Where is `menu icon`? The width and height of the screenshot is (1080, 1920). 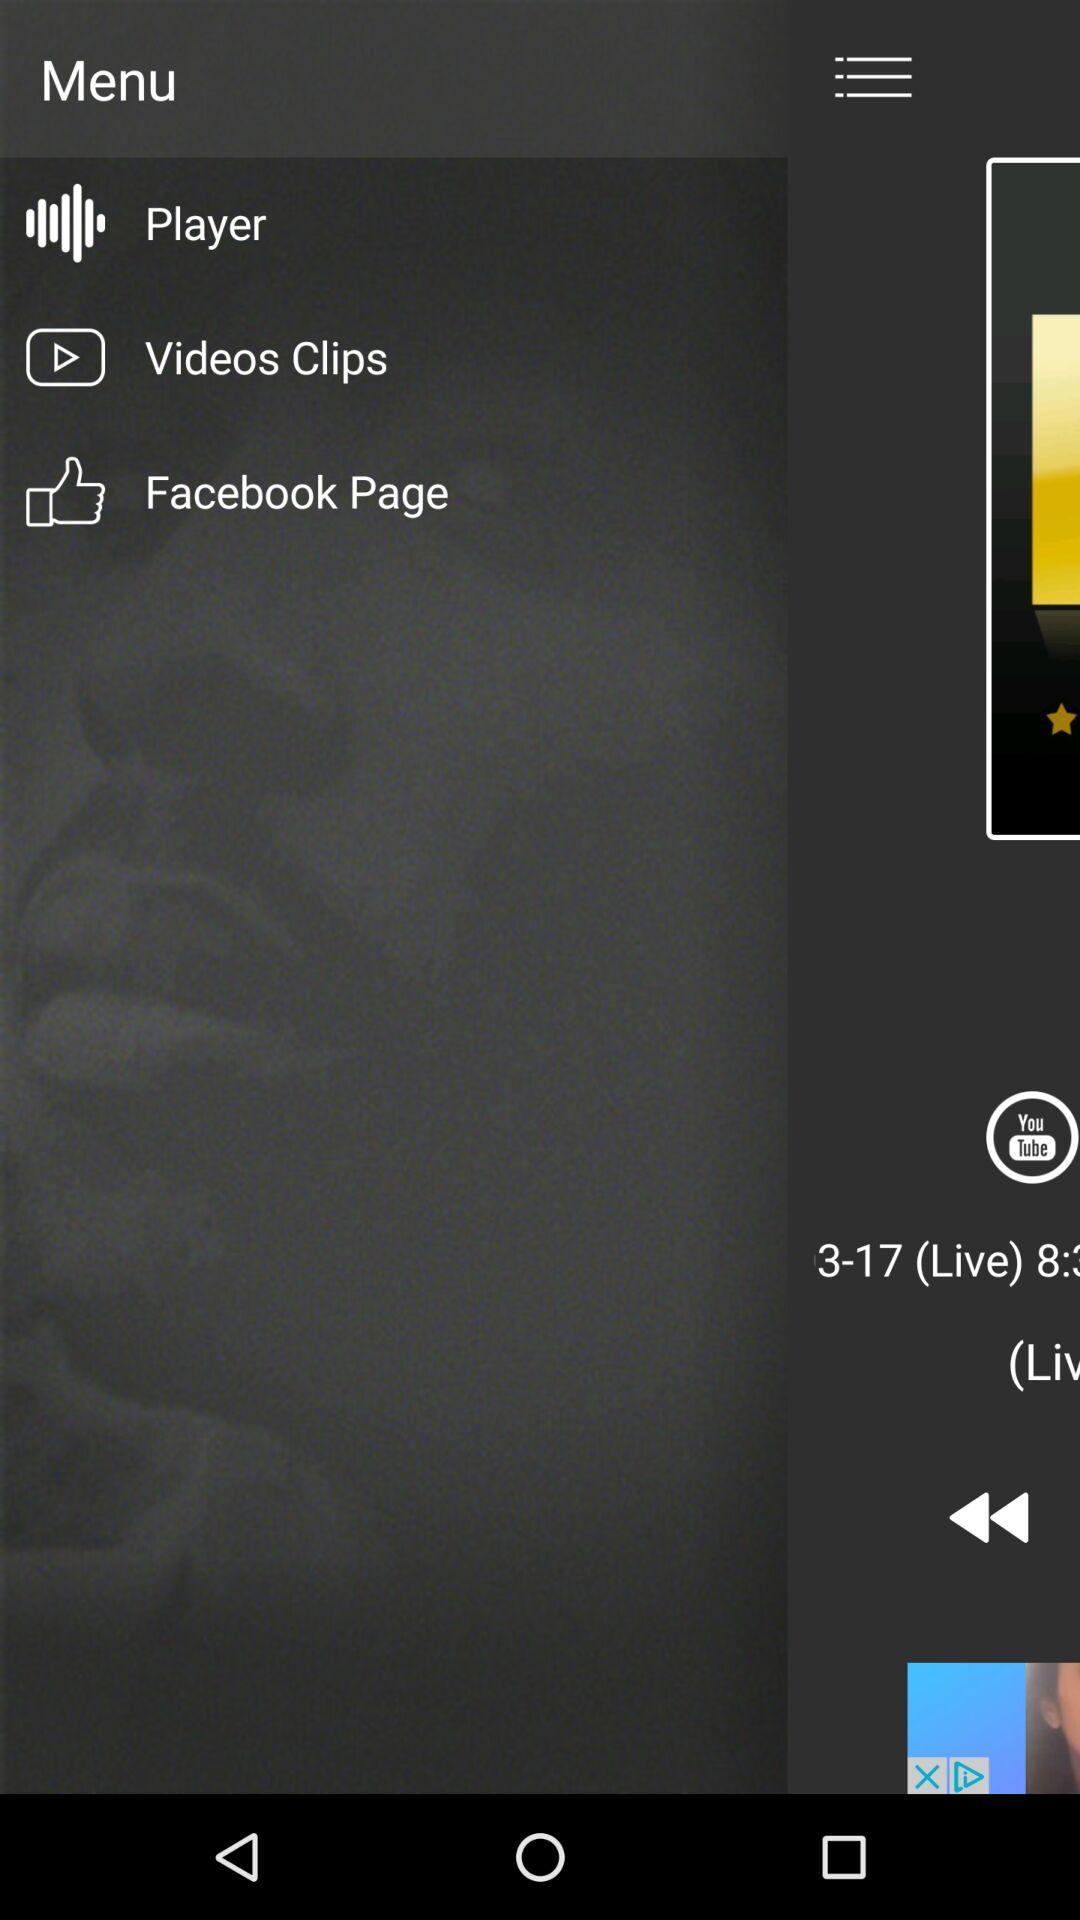 menu icon is located at coordinates (872, 78).